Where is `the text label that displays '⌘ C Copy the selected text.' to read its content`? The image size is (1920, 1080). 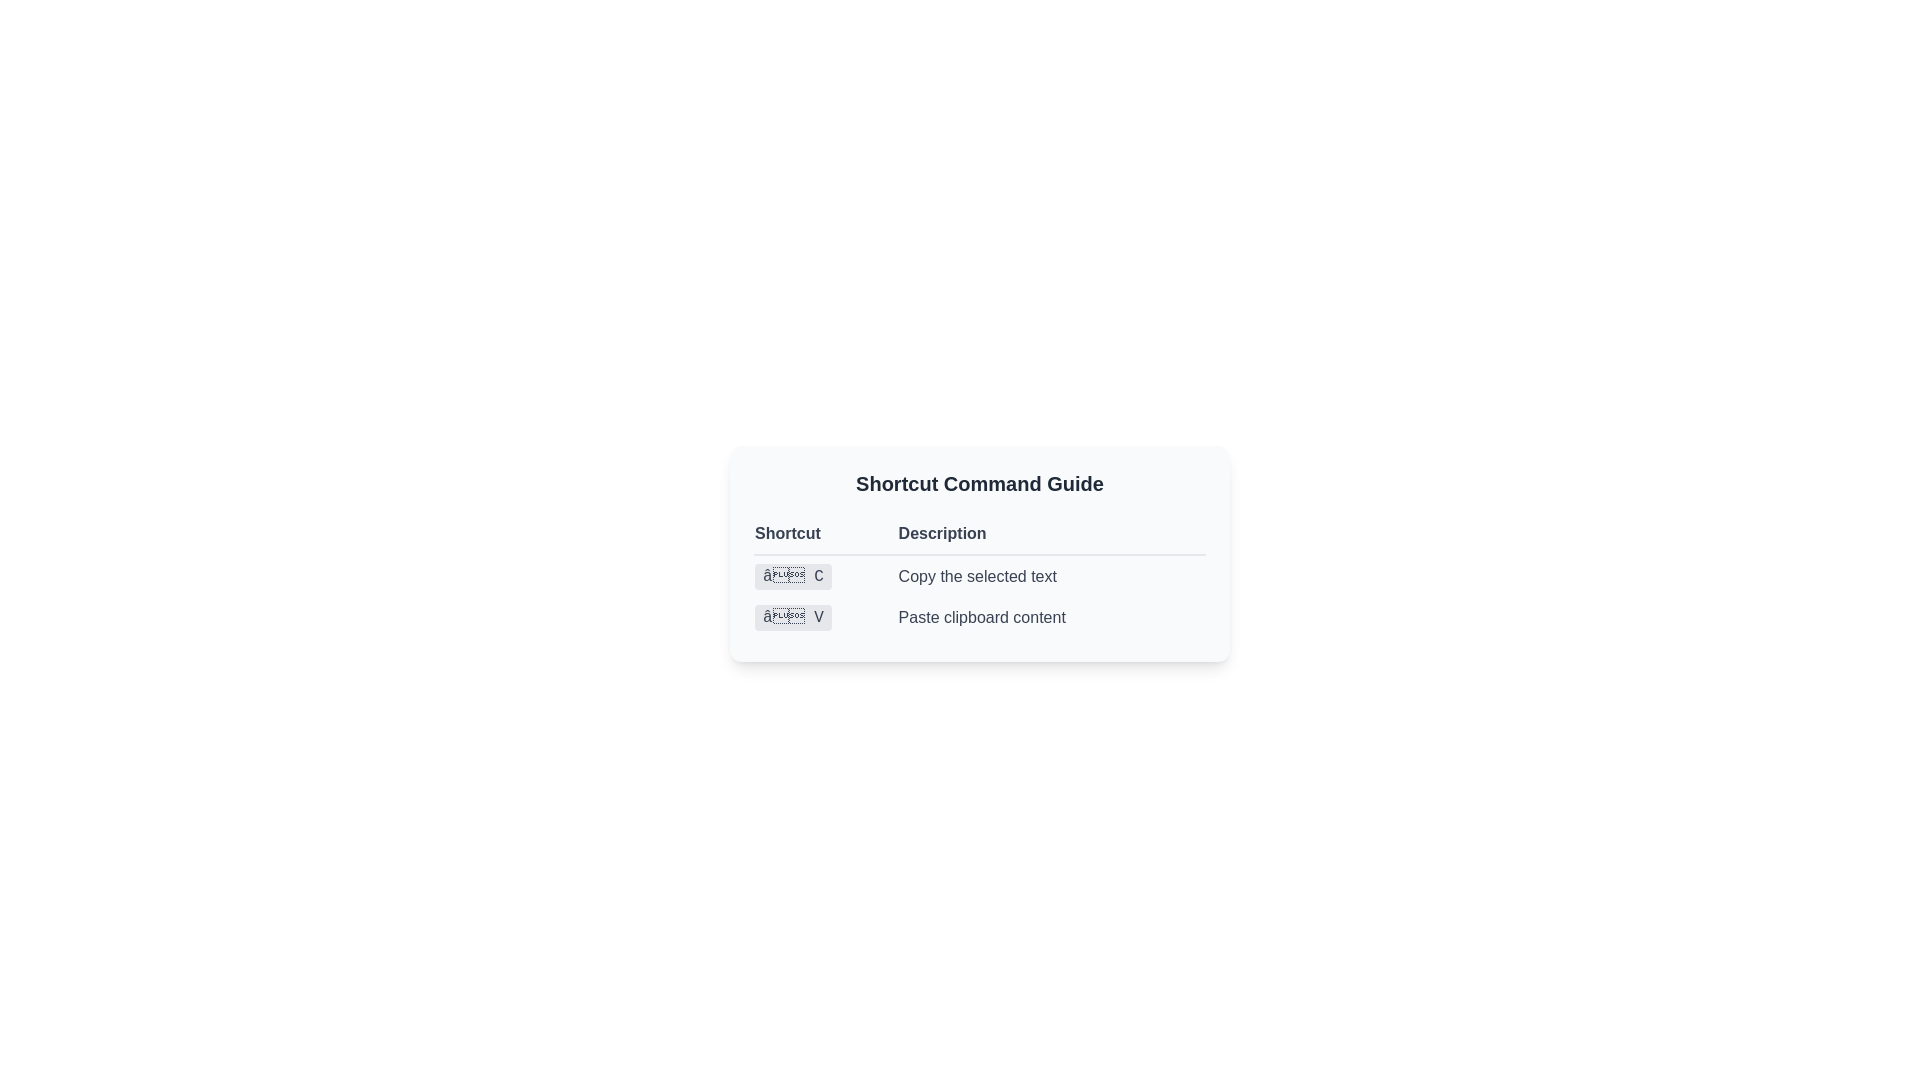 the text label that displays '⌘ C Copy the selected text.' to read its content is located at coordinates (979, 575).